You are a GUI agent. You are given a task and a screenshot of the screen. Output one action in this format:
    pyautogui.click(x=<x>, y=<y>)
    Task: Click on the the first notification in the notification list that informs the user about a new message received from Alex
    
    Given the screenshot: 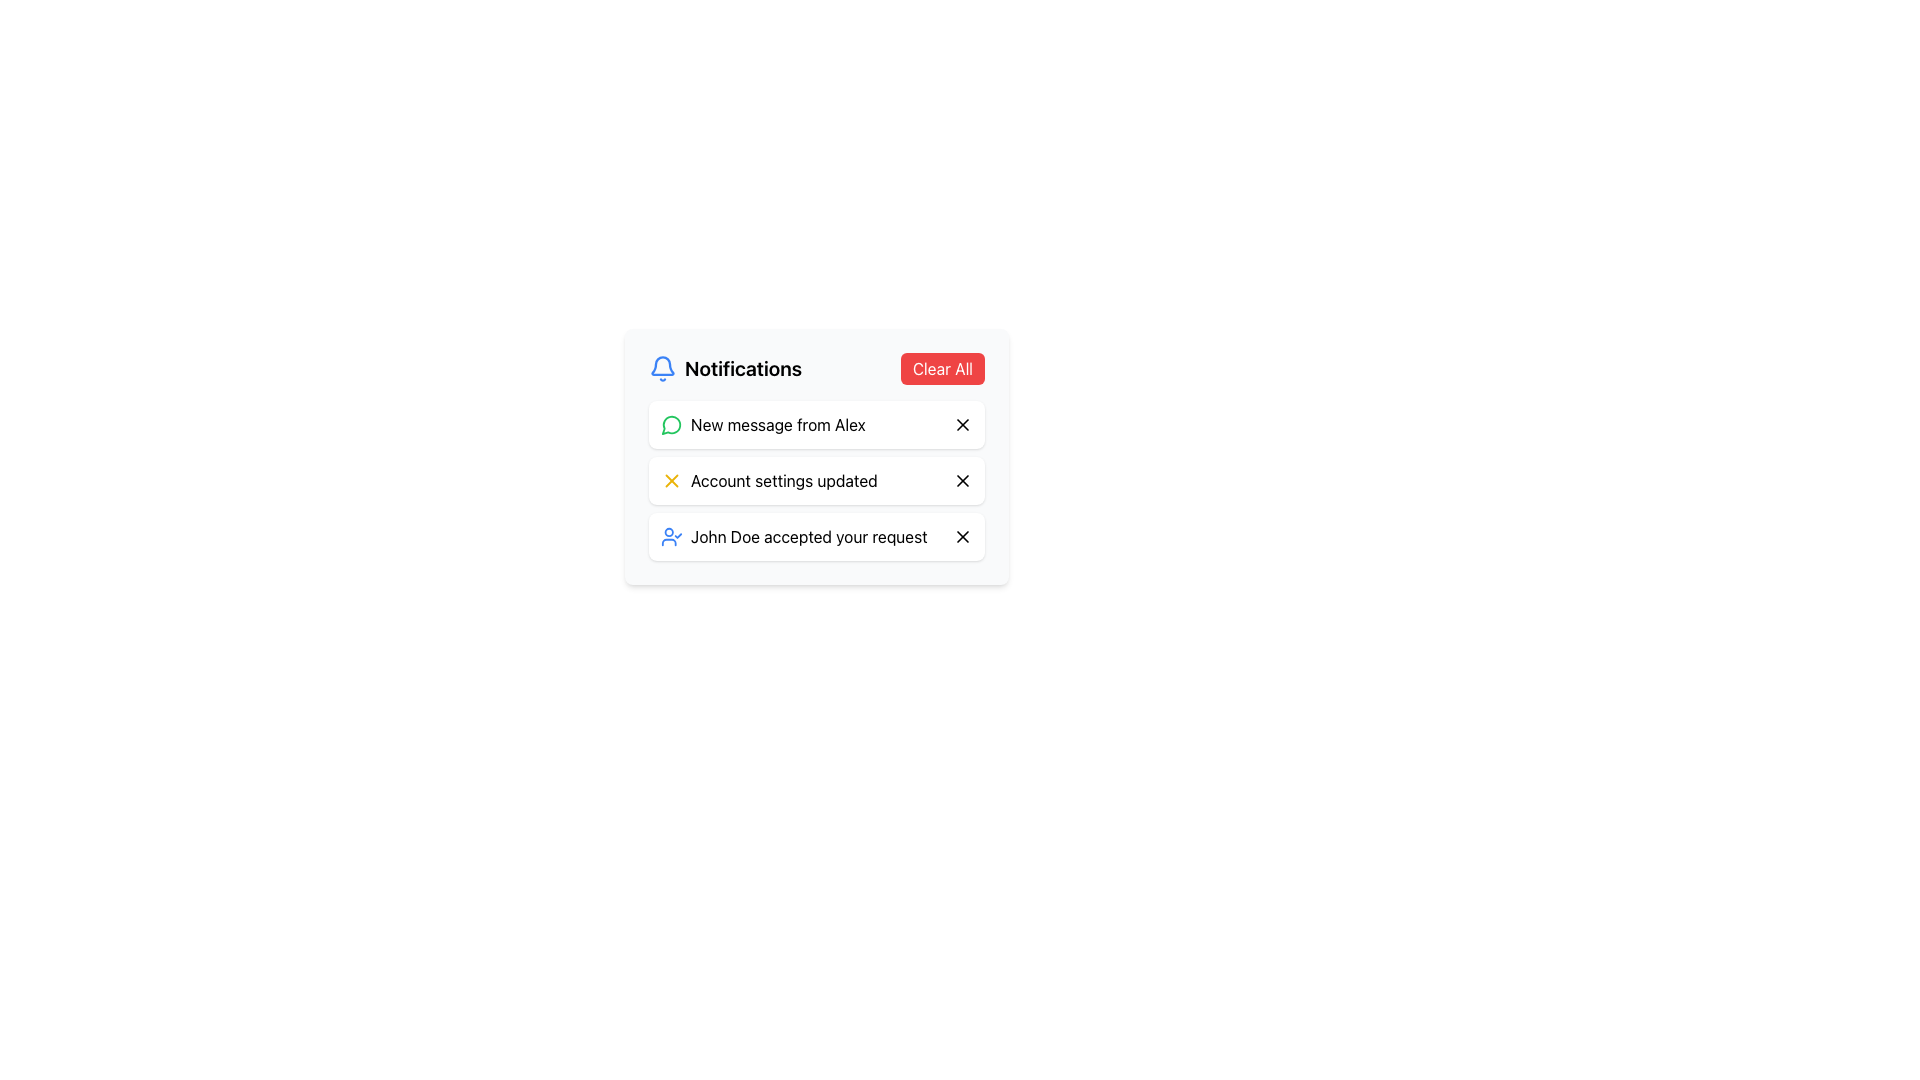 What is the action you would take?
    pyautogui.click(x=762, y=423)
    